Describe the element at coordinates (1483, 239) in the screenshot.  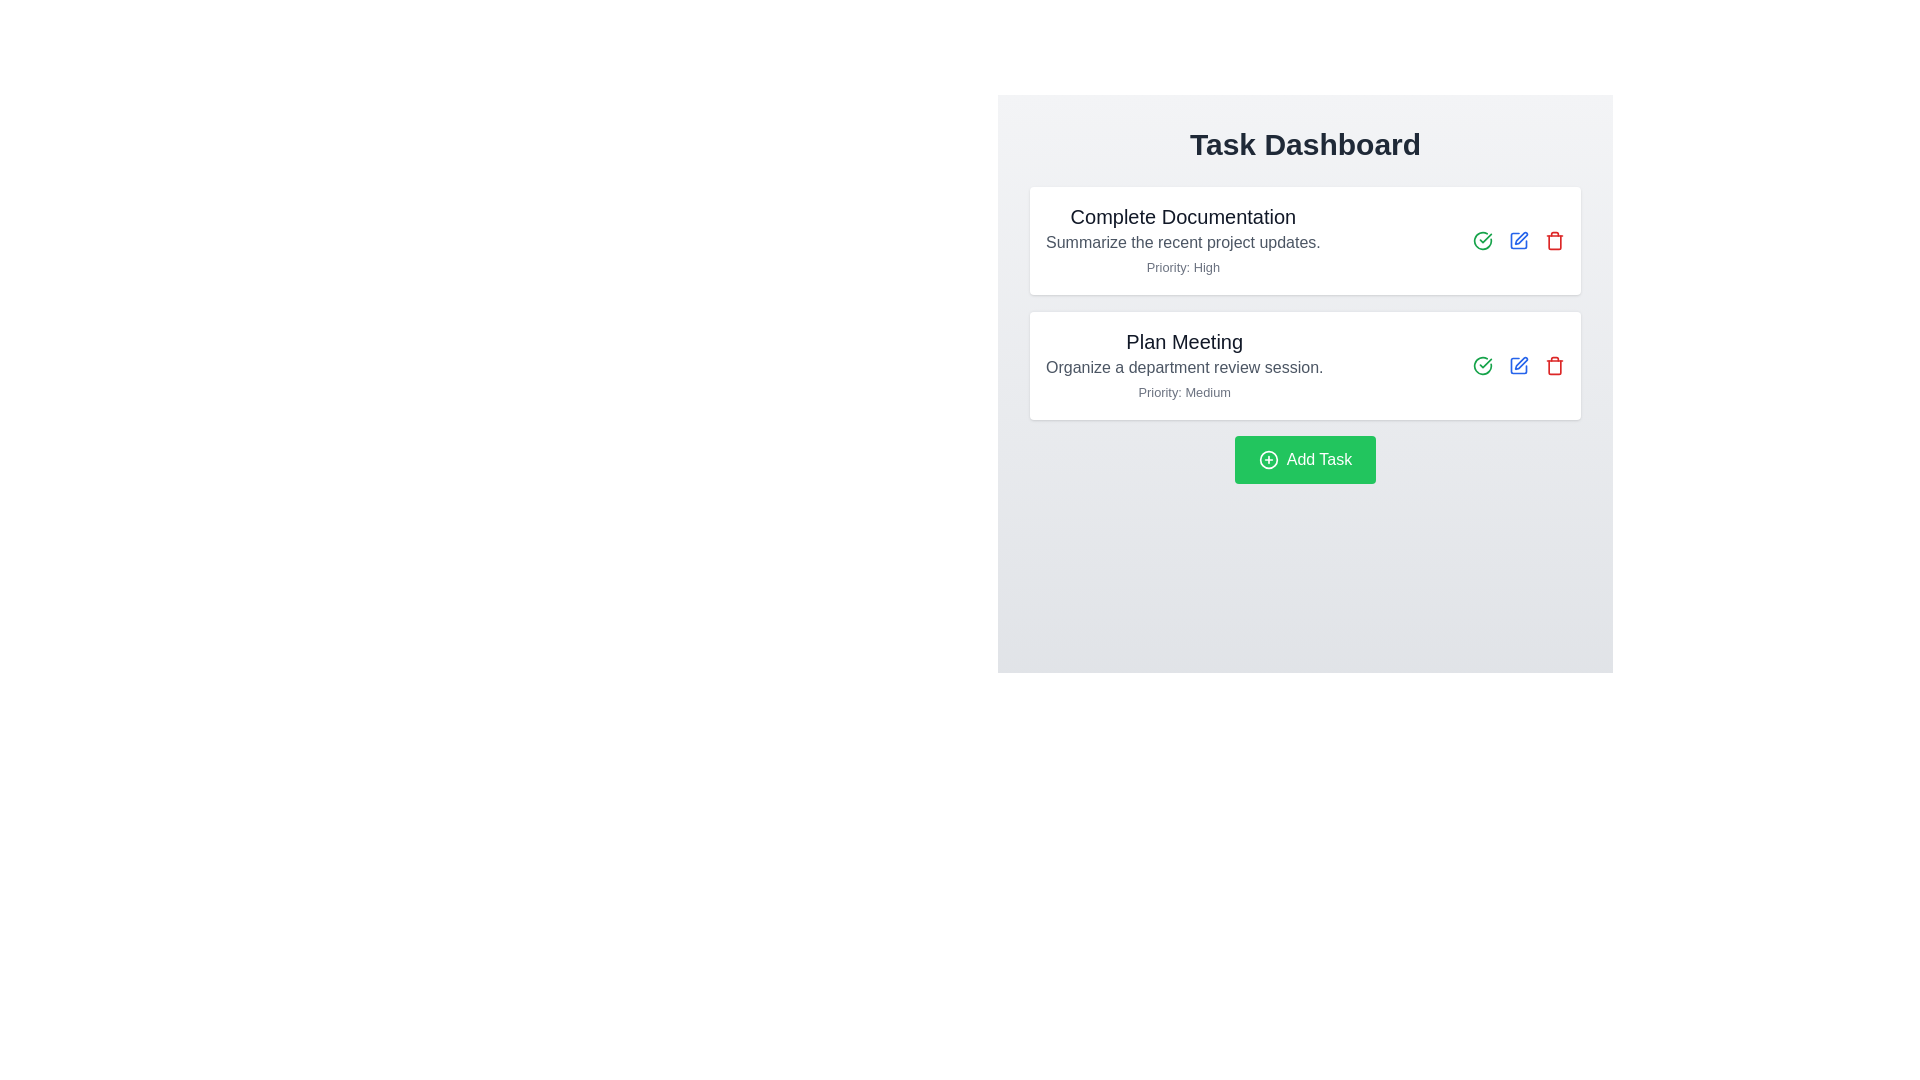
I see `the first icon representing an incomplete state for a task in the secondary action icons aligned to the right side of the 'Plan Meeting' task item` at that location.